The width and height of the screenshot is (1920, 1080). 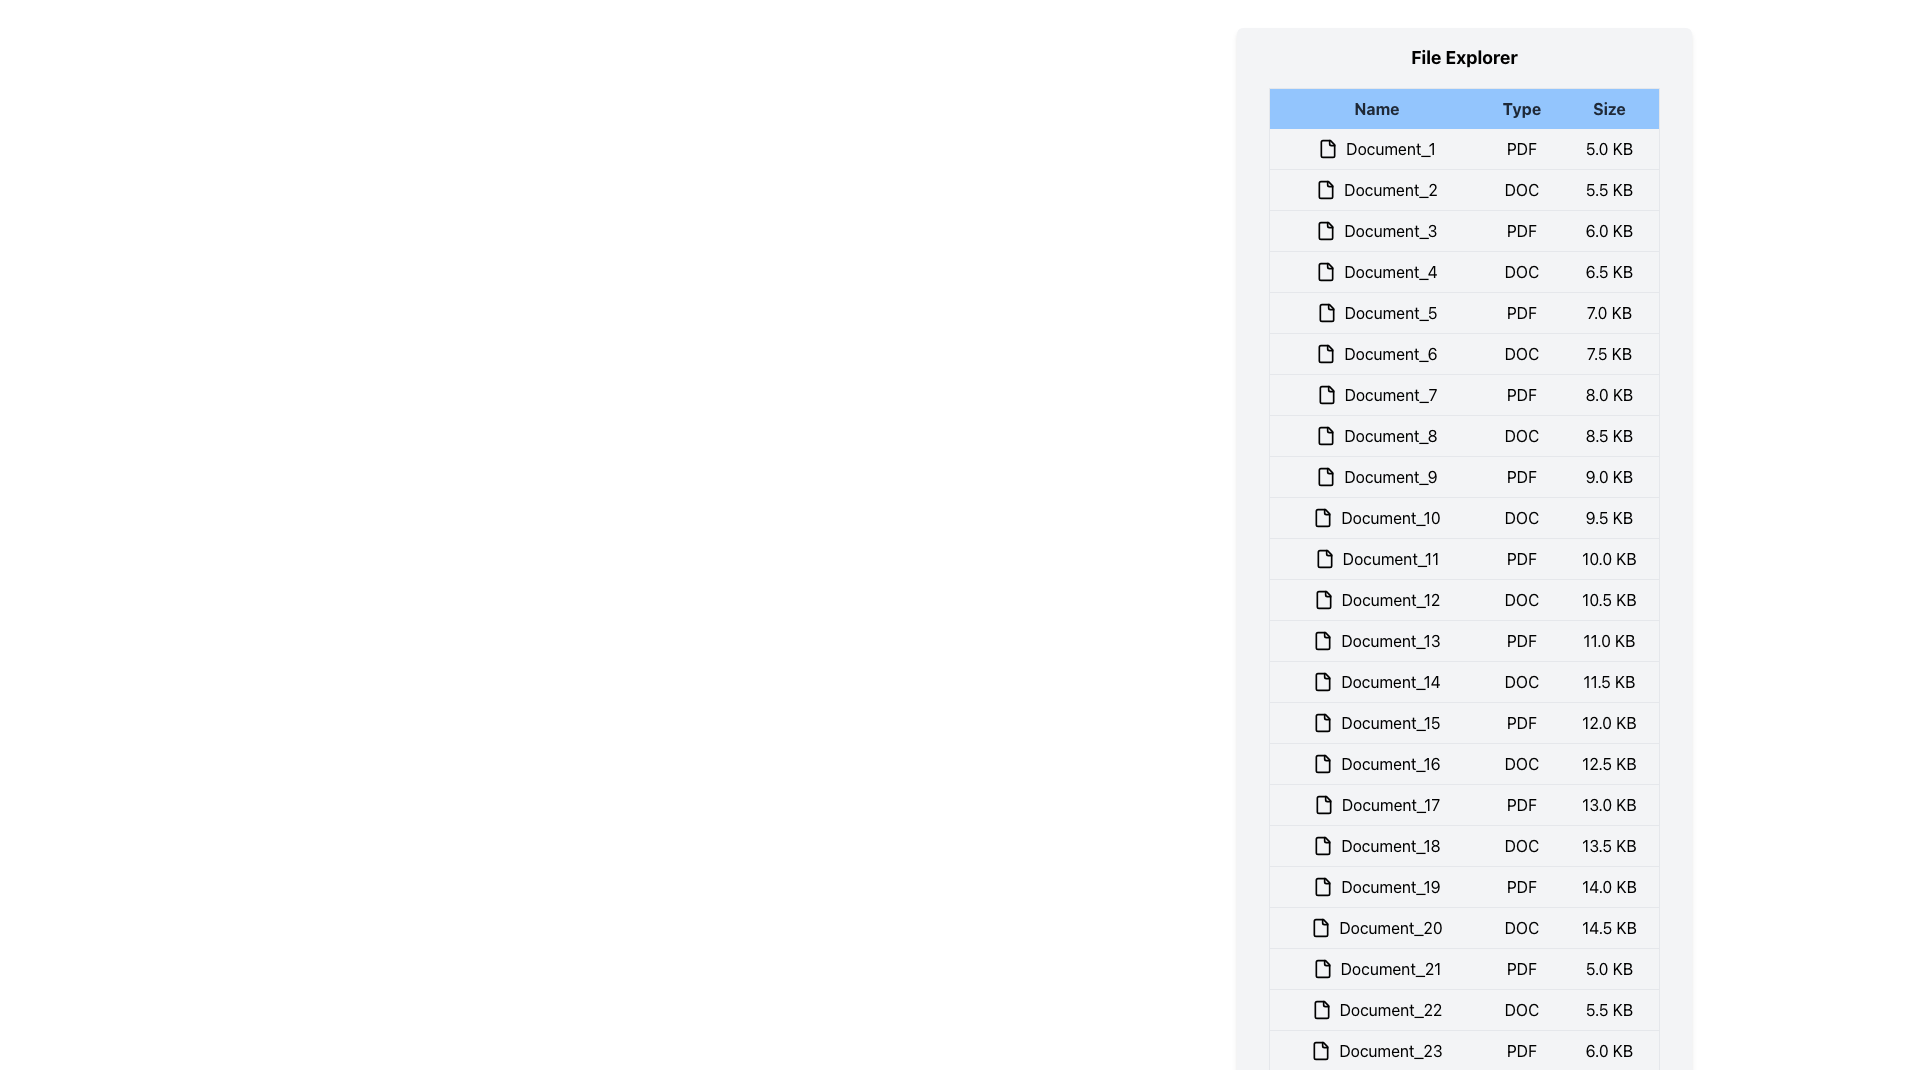 What do you see at coordinates (1464, 353) in the screenshot?
I see `to select the list item displaying the document name 'Document_6', file type 'DOC', and size '7.5 KB' in the file explorer interface` at bounding box center [1464, 353].